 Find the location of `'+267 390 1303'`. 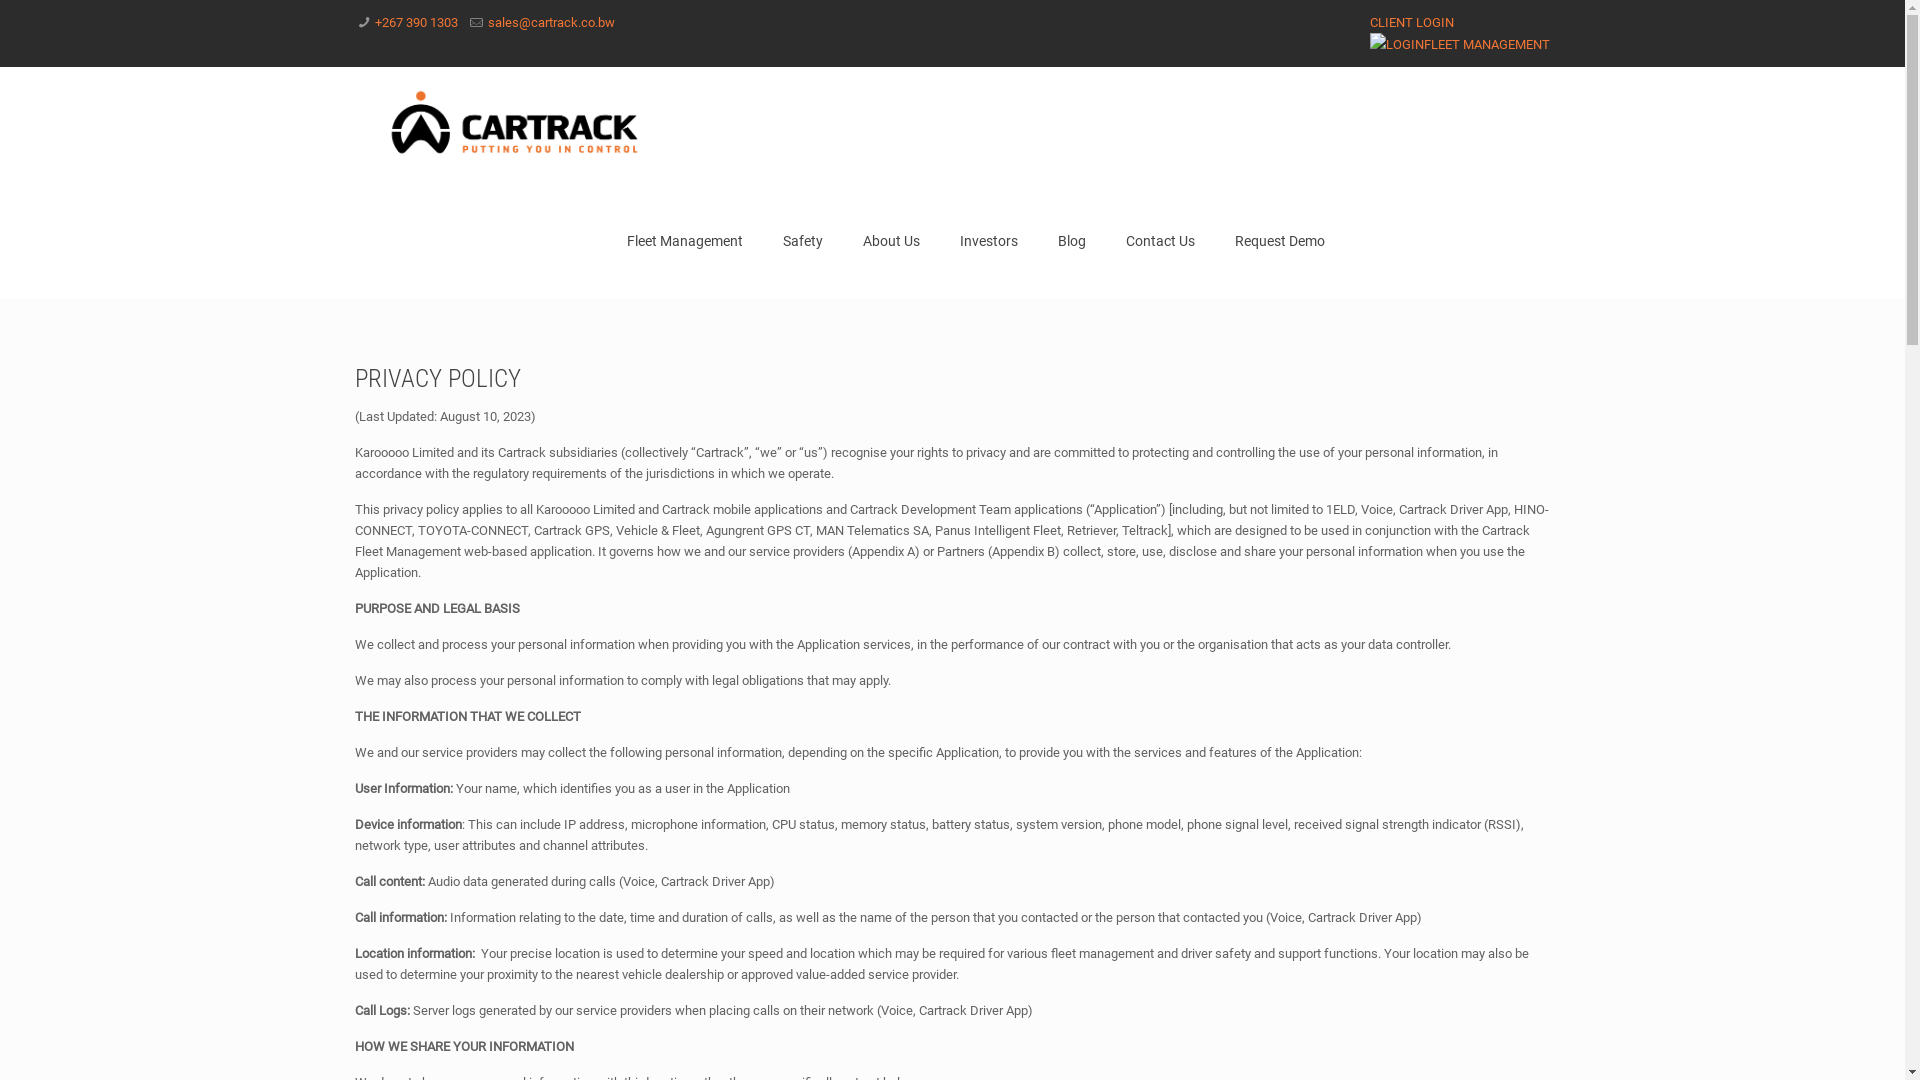

'+267 390 1303' is located at coordinates (415, 22).